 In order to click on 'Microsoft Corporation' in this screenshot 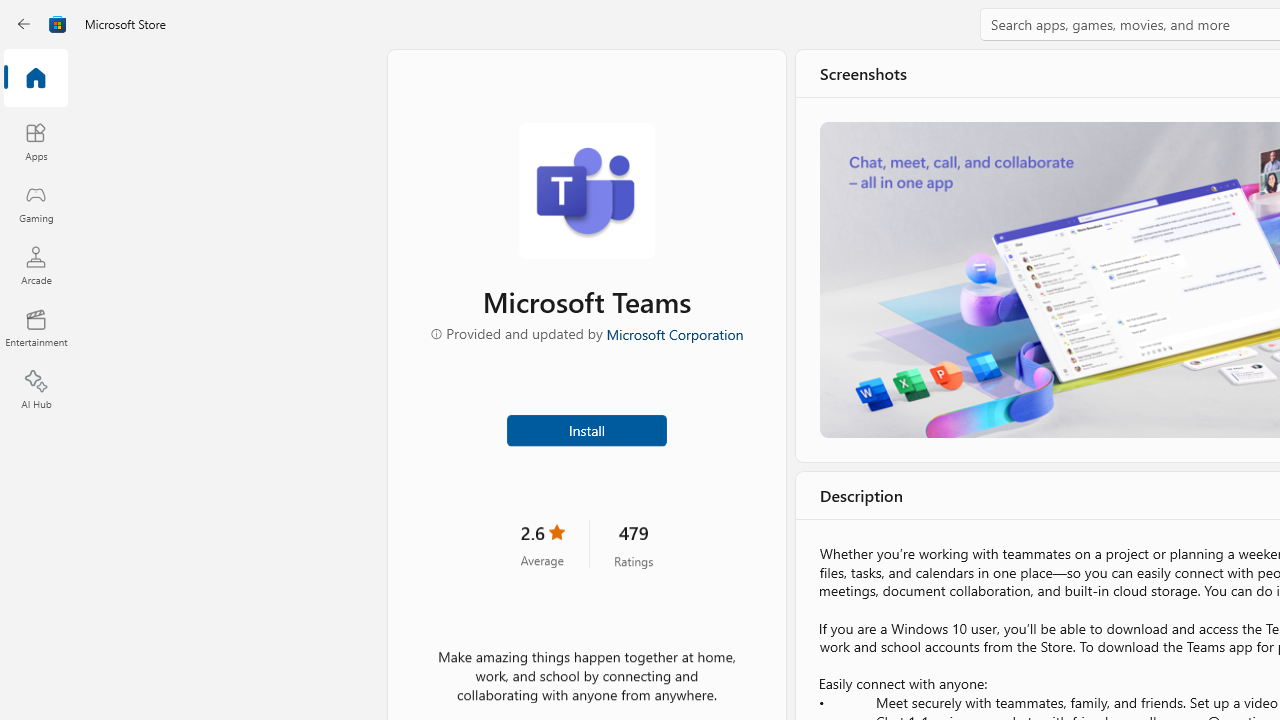, I will do `click(673, 332)`.